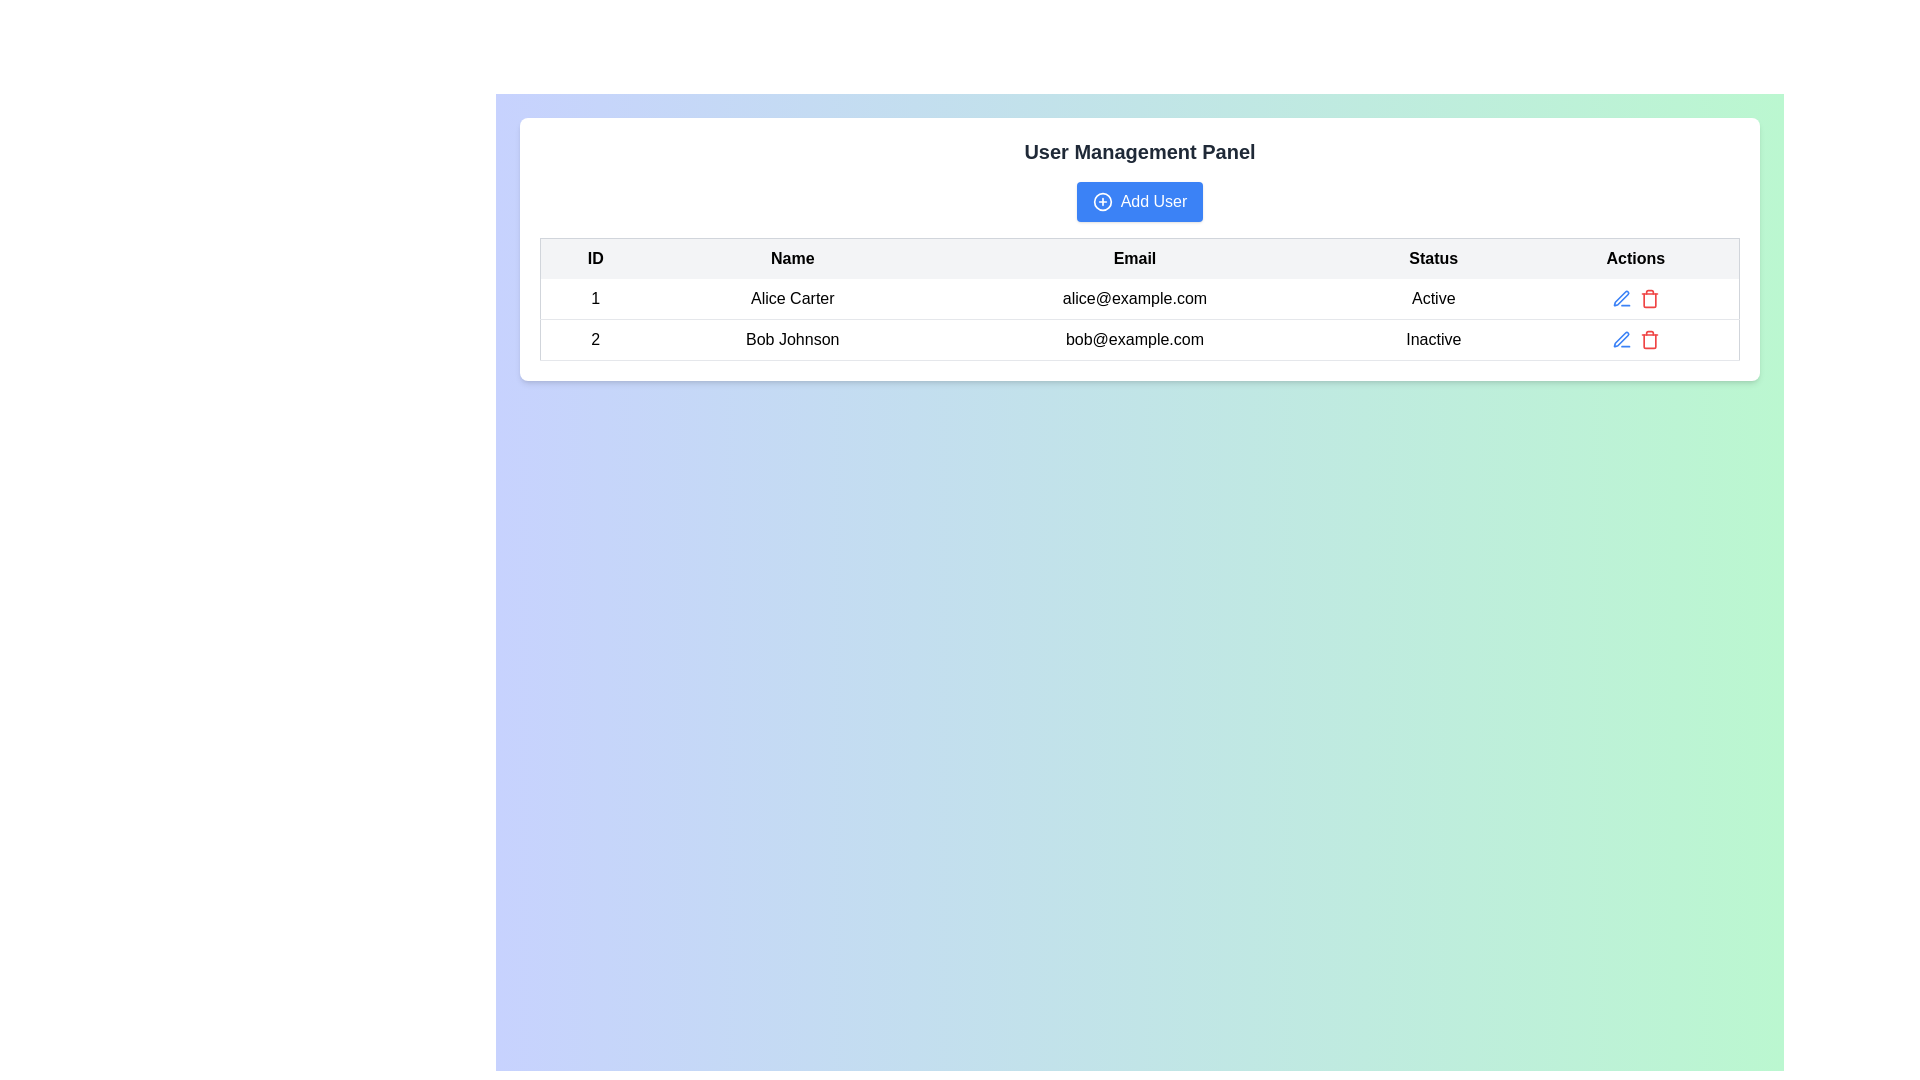  Describe the element at coordinates (594, 338) in the screenshot. I see `the text display that shows the user identifier in the user management table, which is located in the first cell of the second row under the 'ID' column, directly above 'Bob Johnson' in the 'Name' column` at that location.